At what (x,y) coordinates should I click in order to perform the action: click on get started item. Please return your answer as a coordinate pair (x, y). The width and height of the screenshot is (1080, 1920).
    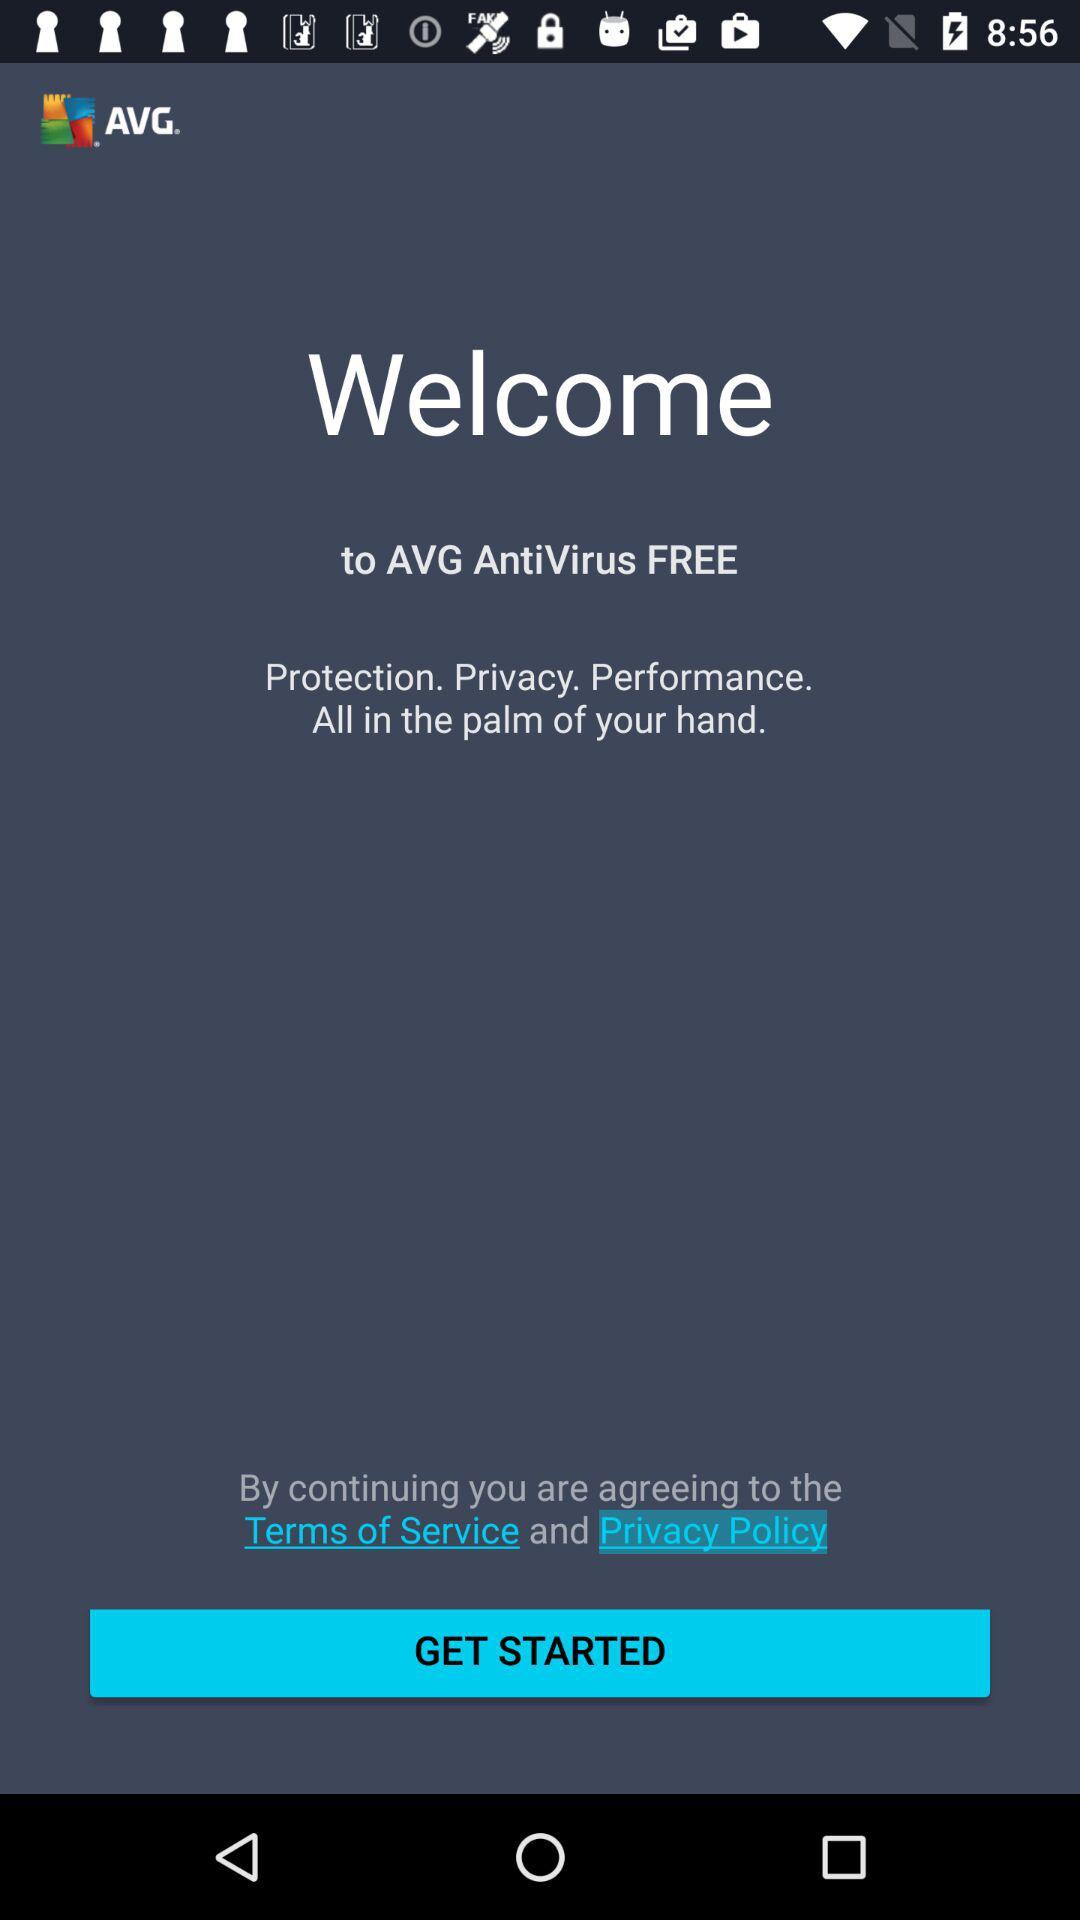
    Looking at the image, I should click on (540, 1661).